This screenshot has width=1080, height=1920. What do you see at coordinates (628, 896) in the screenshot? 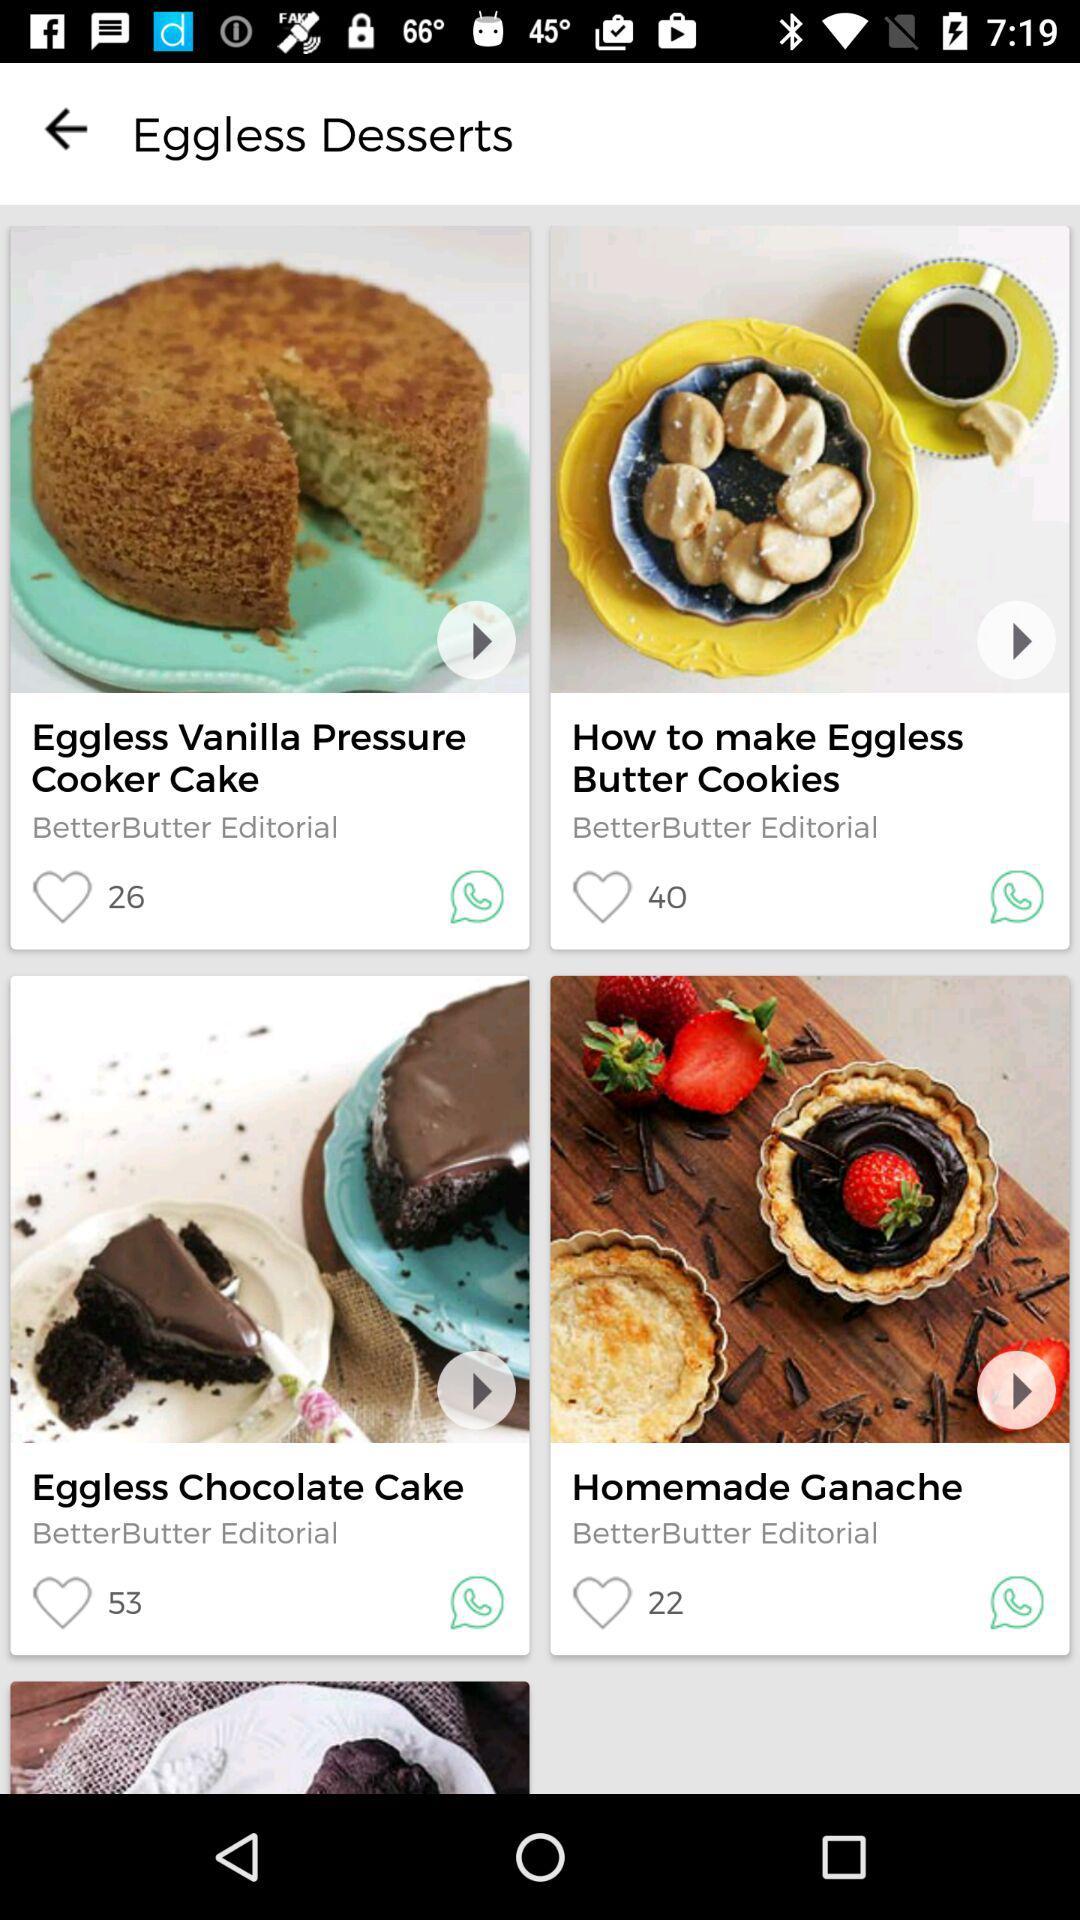
I see `the 40 item` at bounding box center [628, 896].